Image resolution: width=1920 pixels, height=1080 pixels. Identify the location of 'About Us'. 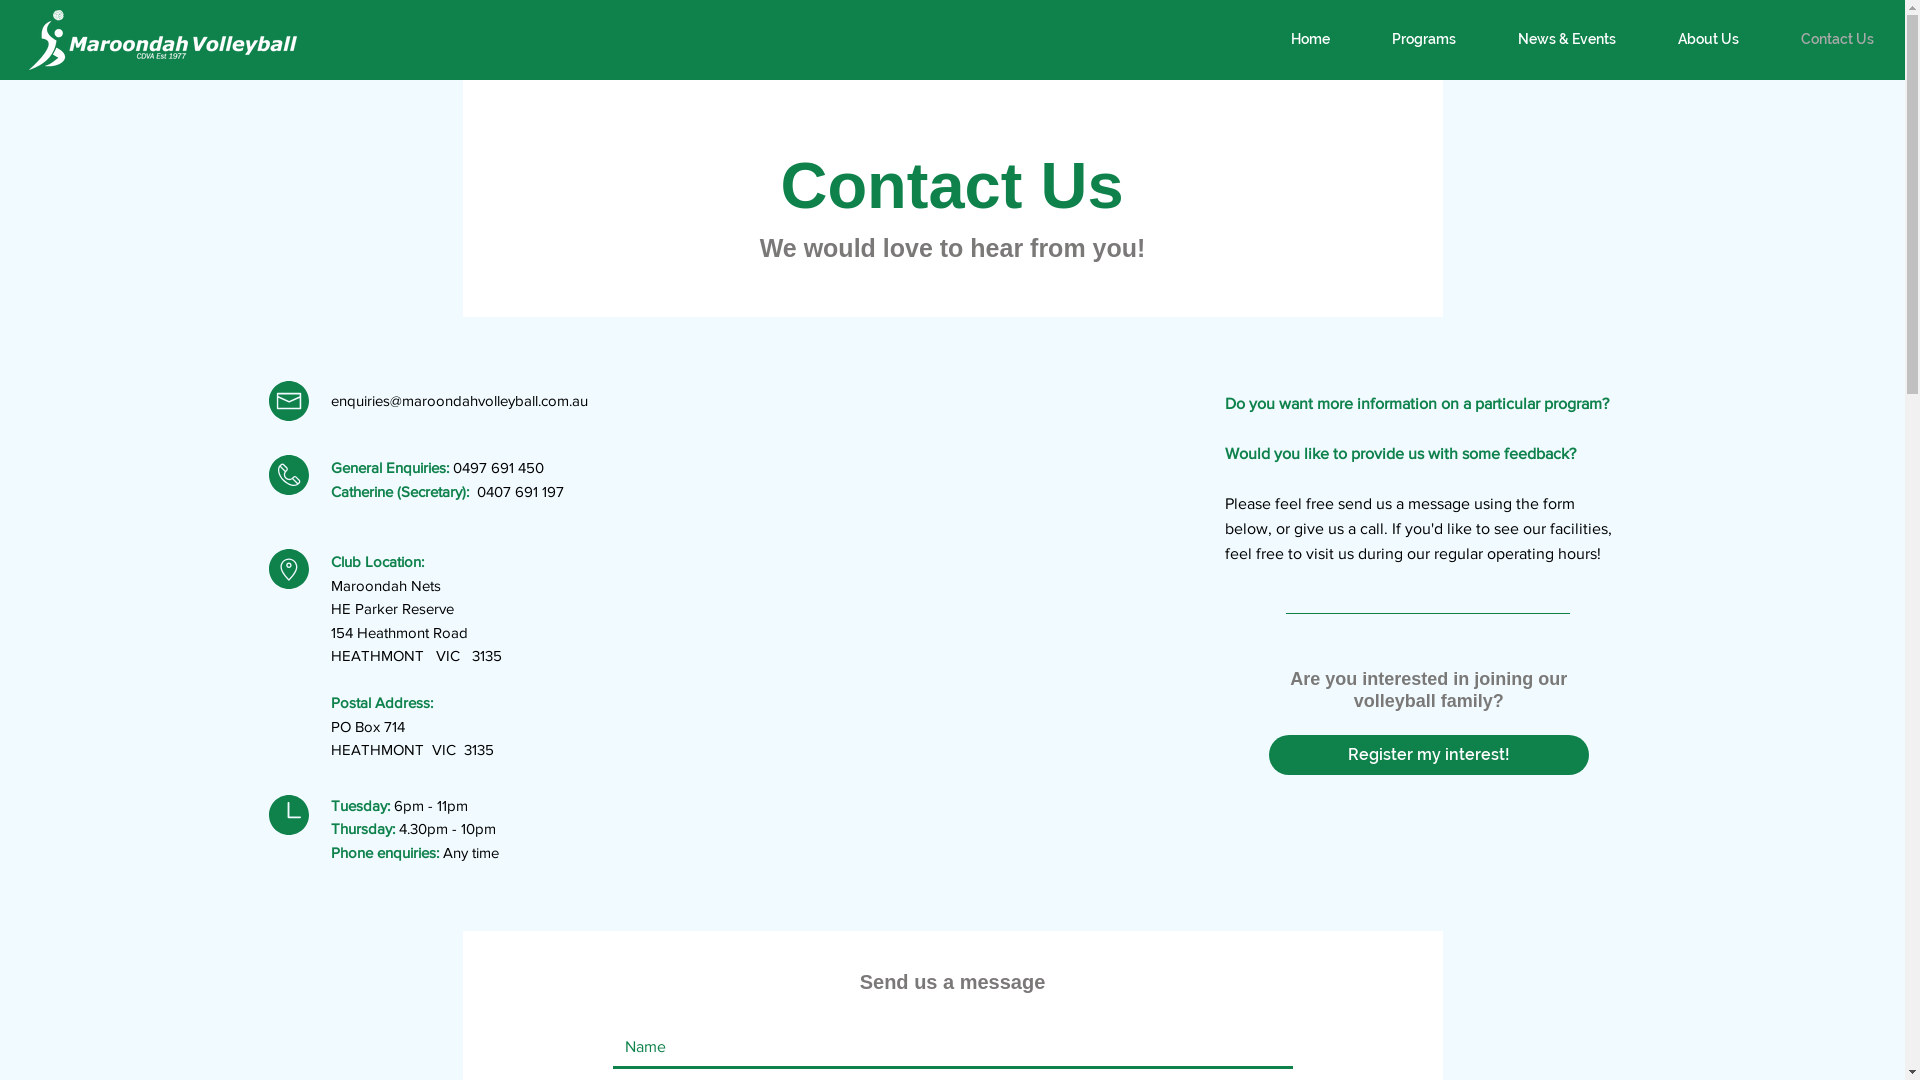
(1707, 39).